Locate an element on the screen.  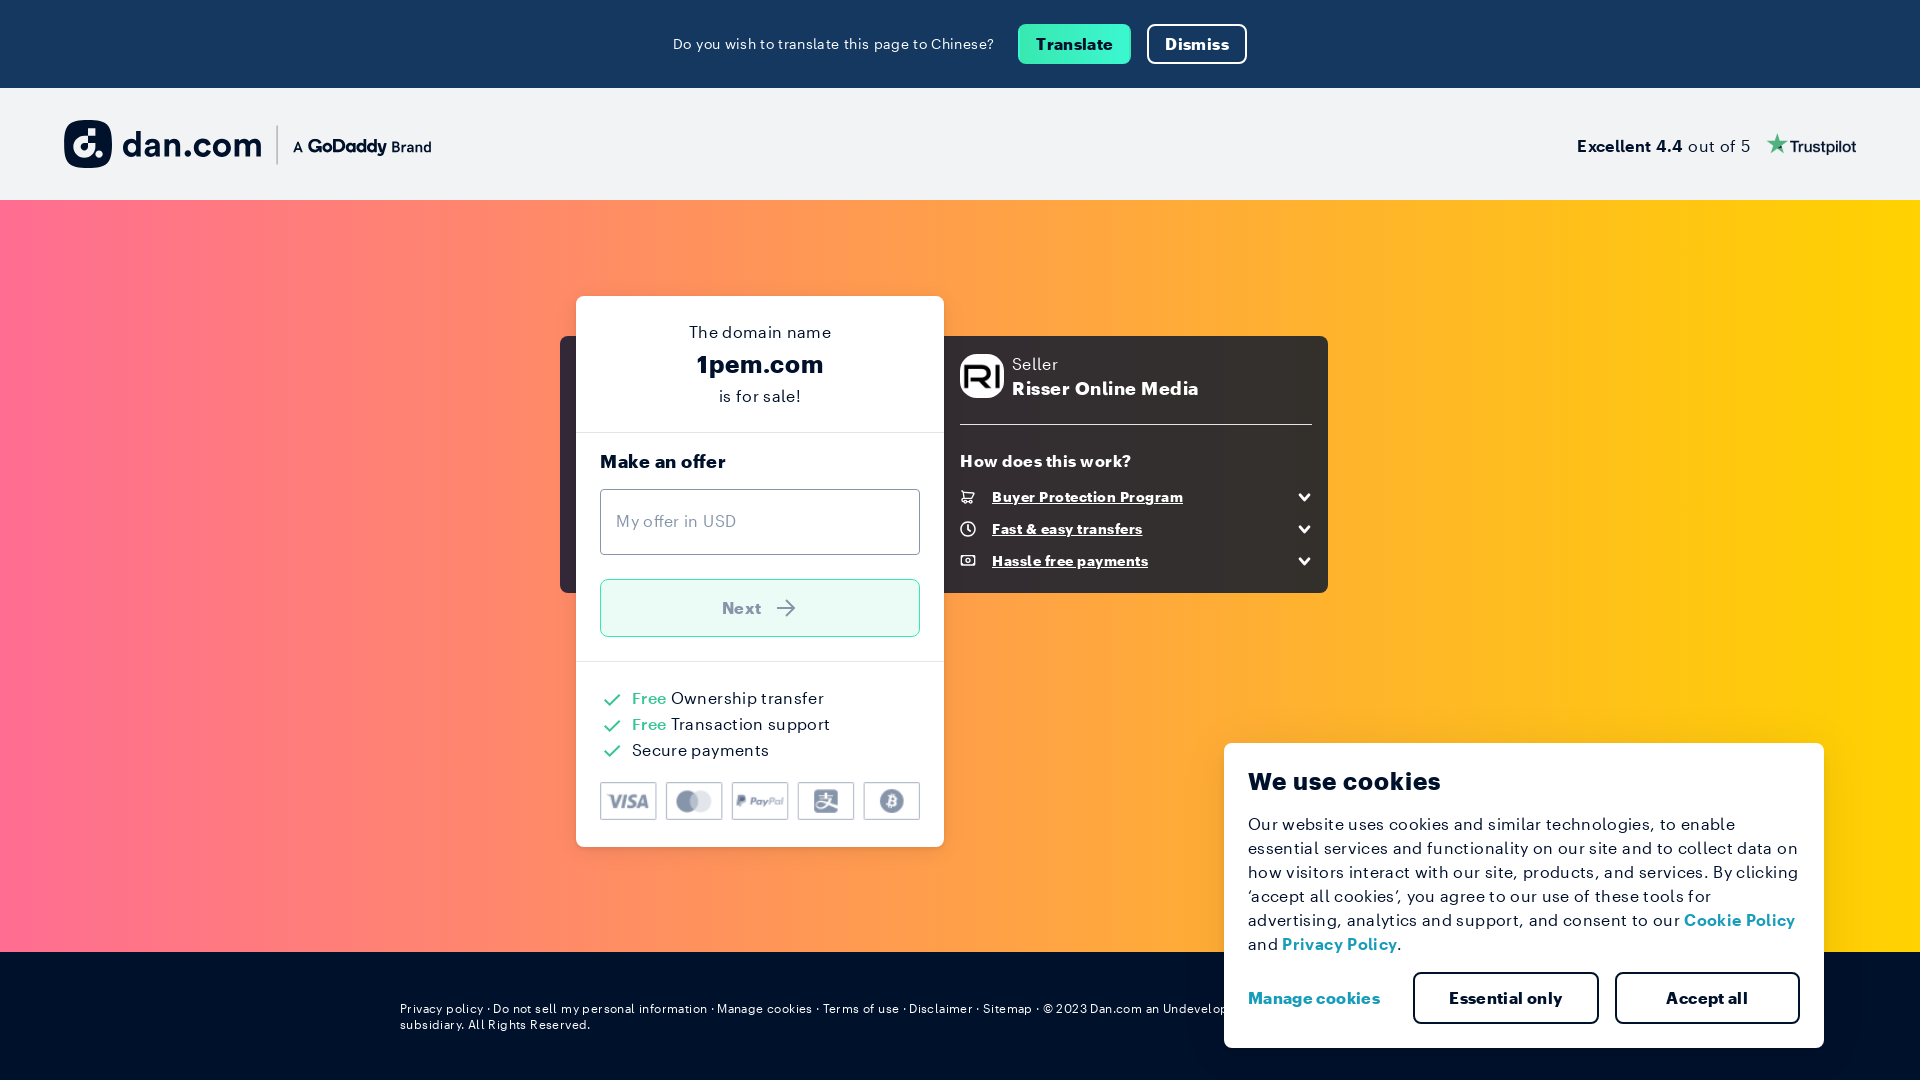
'Translate' is located at coordinates (1073, 43).